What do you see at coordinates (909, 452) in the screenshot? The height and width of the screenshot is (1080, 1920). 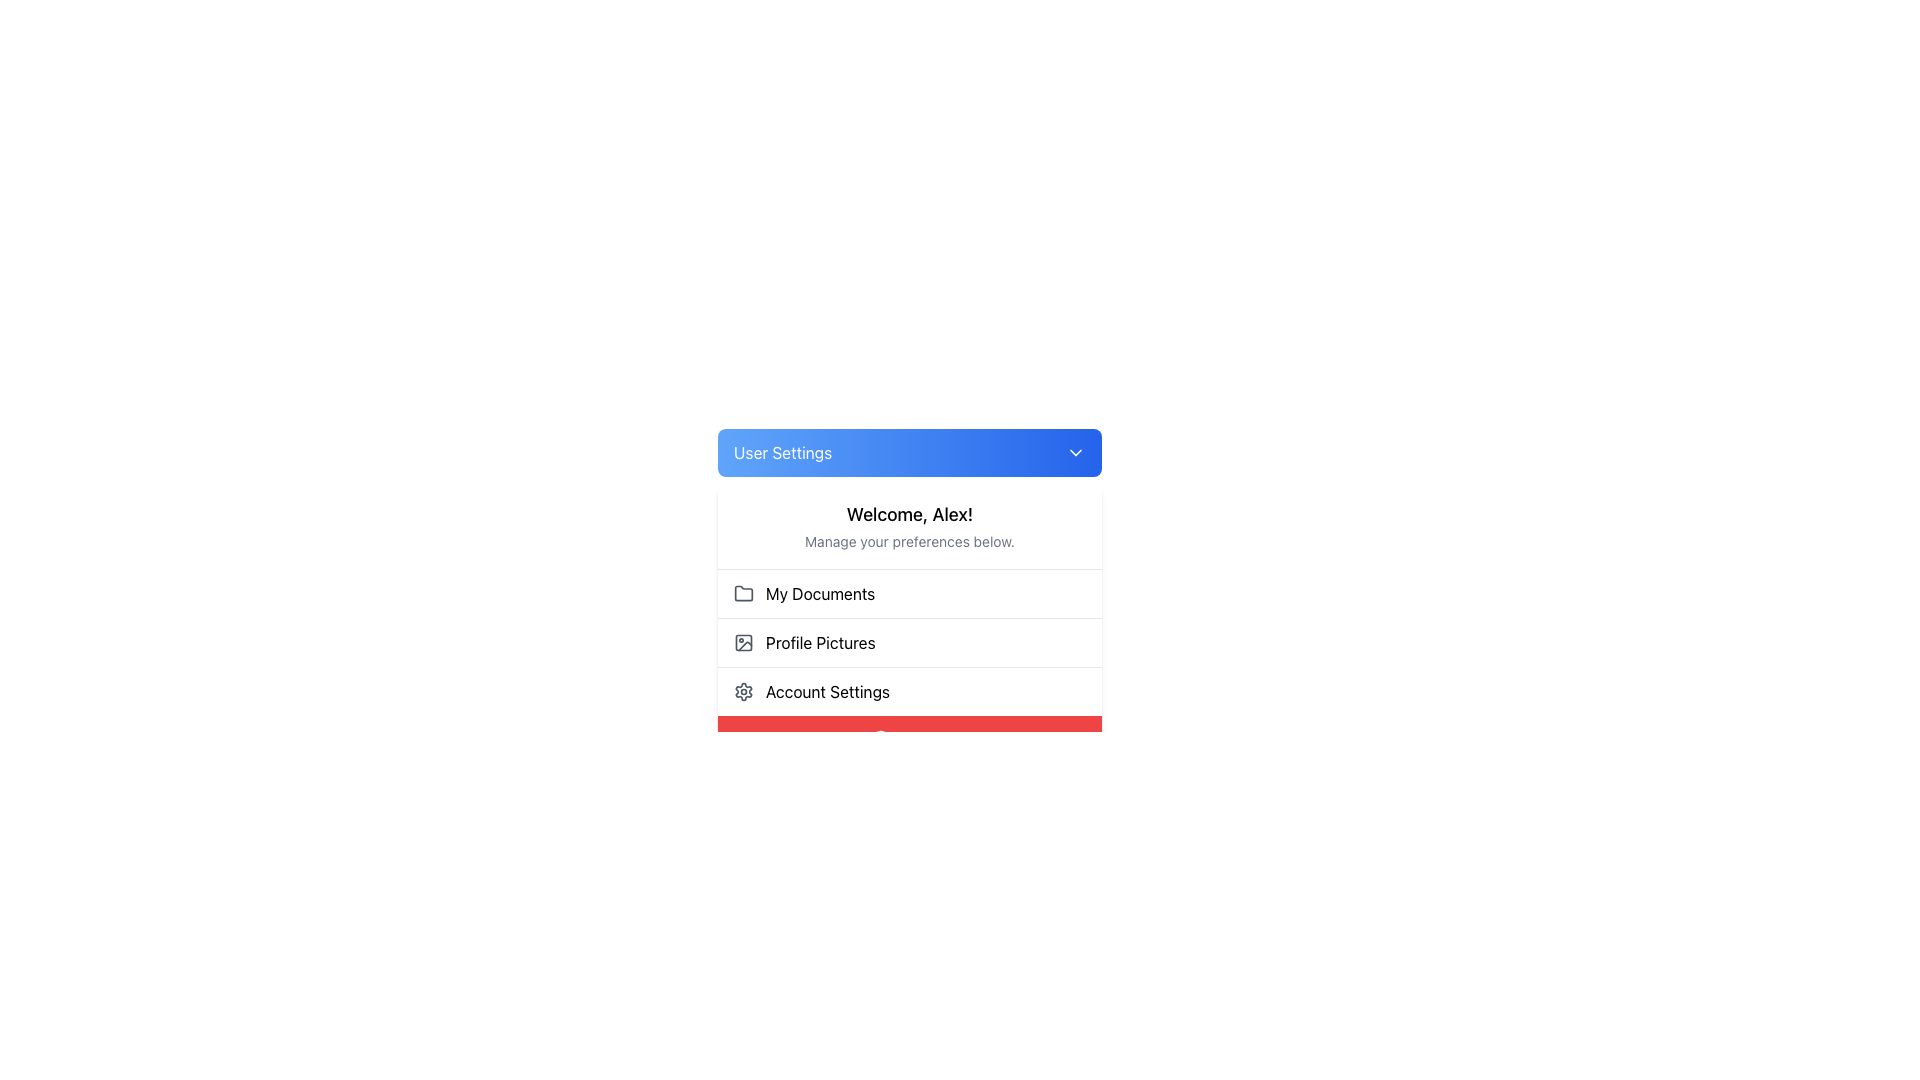 I see `the dropdown button located at the top of the centered card-like interface to access user settings for accessibility interactions` at bounding box center [909, 452].